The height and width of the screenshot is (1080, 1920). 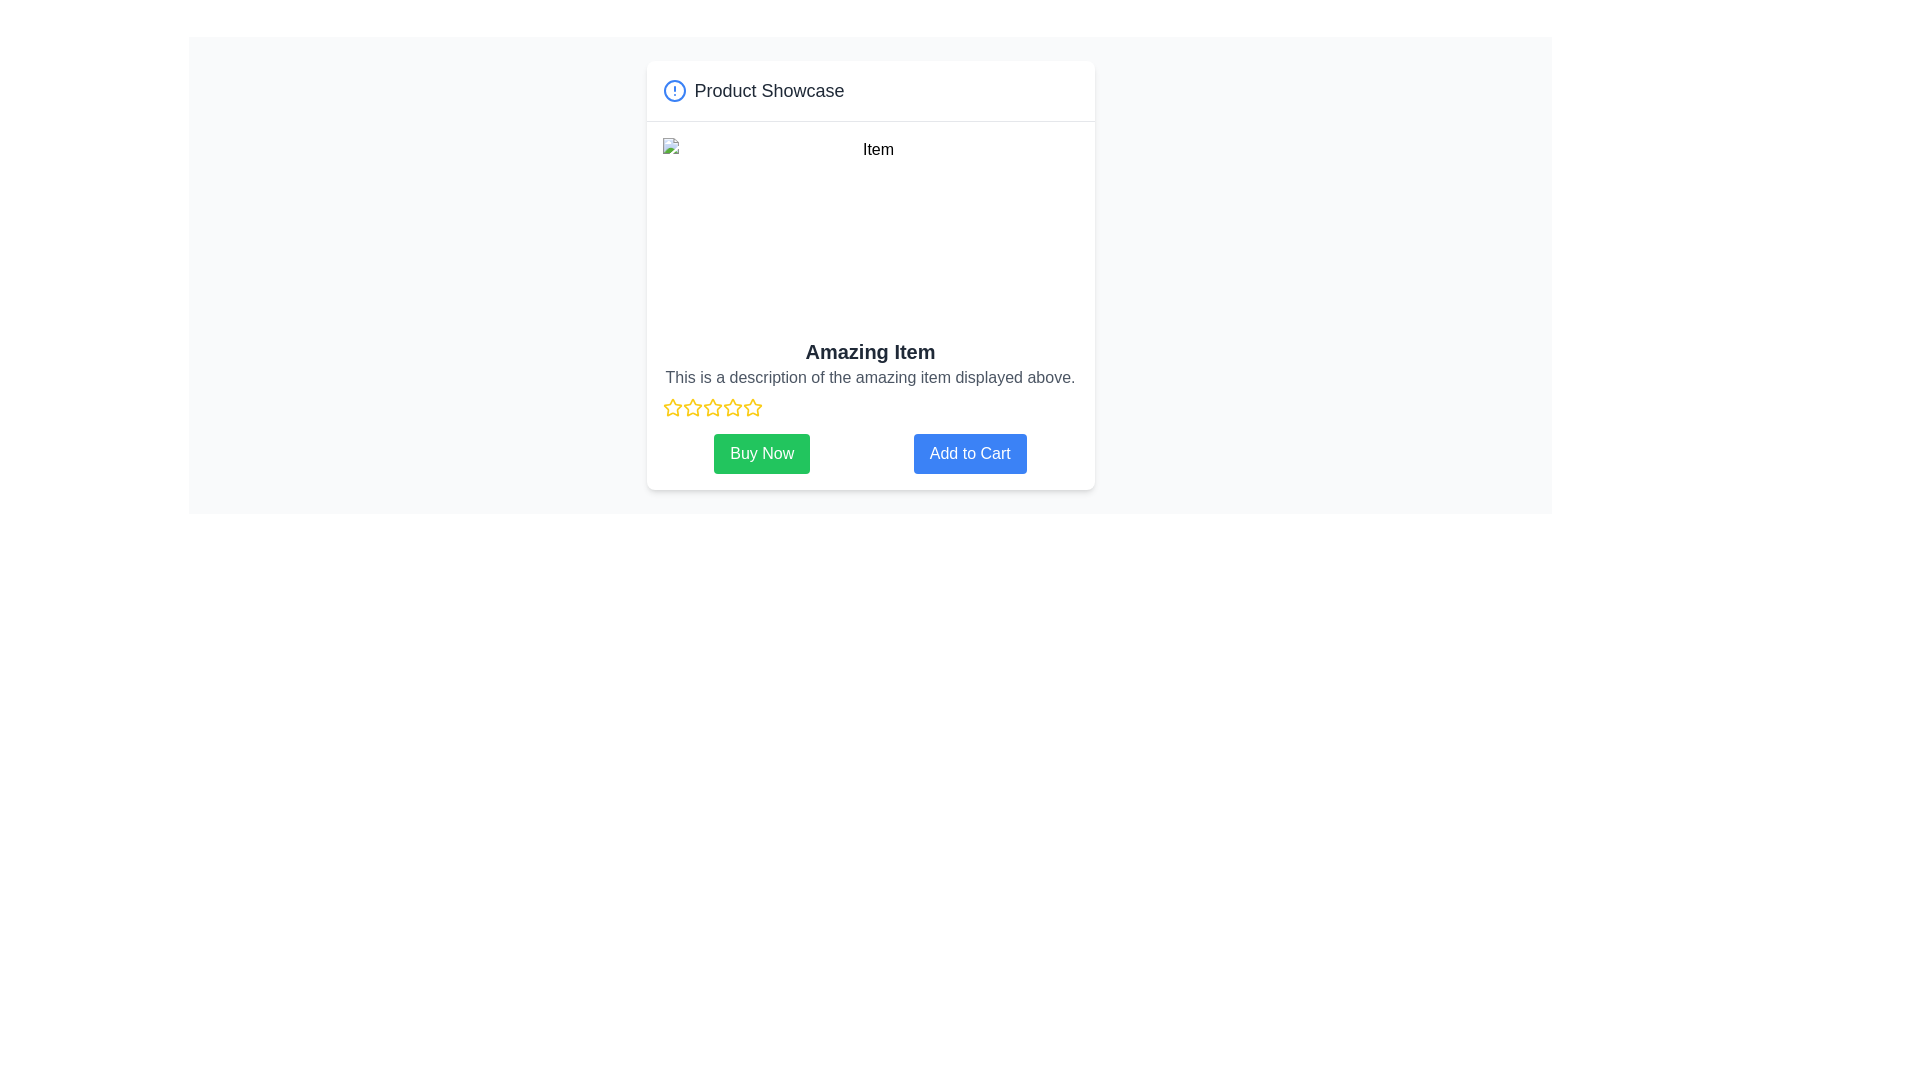 I want to click on the first star icon in the rating row, which is styled with a yellow outline and hollow center, located below the item description, so click(x=672, y=406).